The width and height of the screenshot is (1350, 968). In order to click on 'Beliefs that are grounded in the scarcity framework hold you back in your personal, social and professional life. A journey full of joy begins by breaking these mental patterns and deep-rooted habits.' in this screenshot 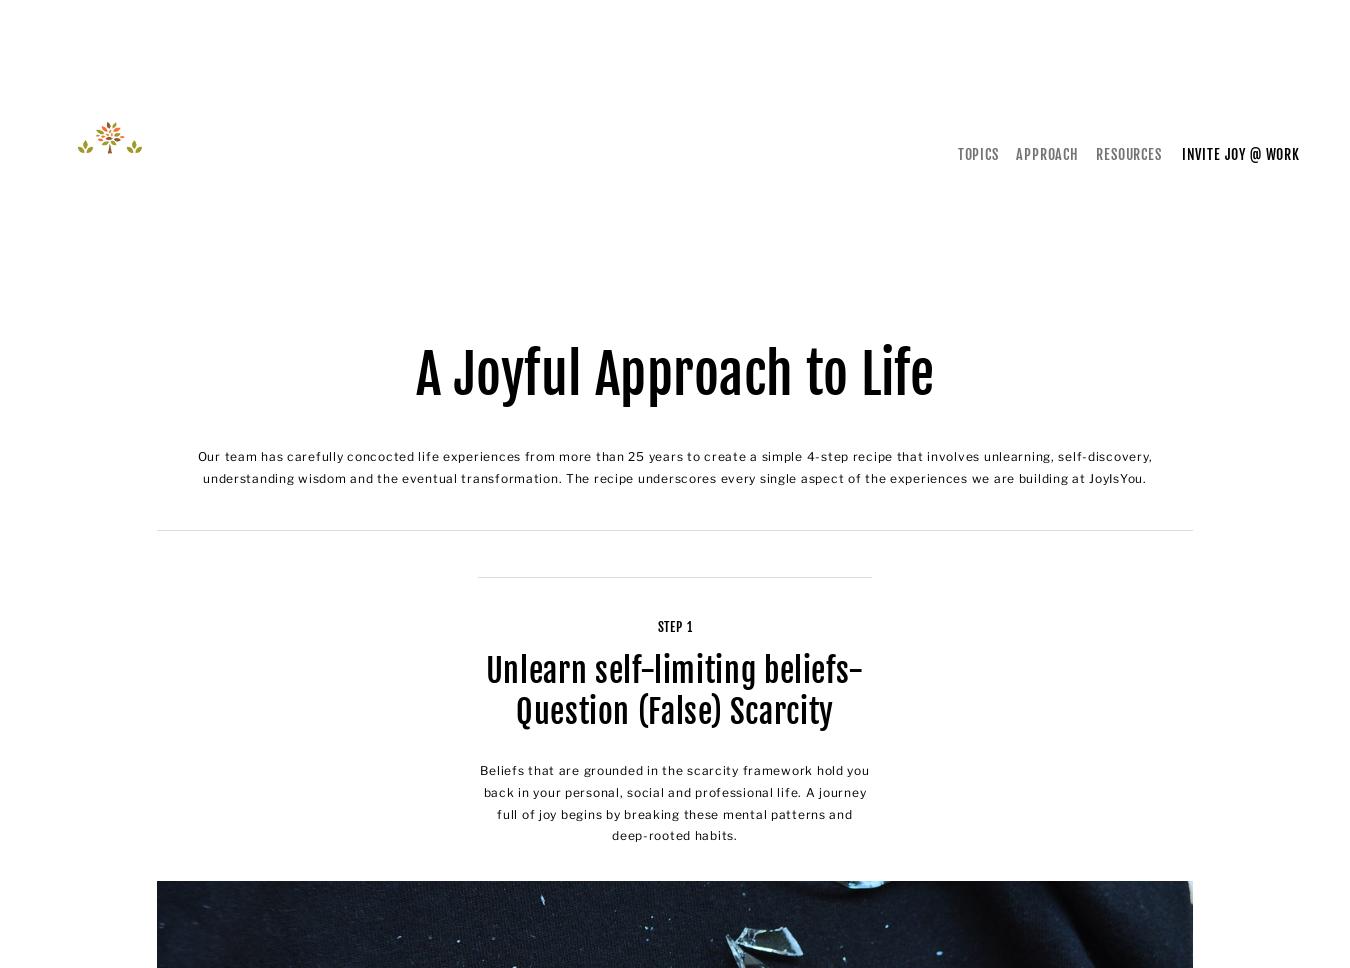, I will do `click(674, 801)`.